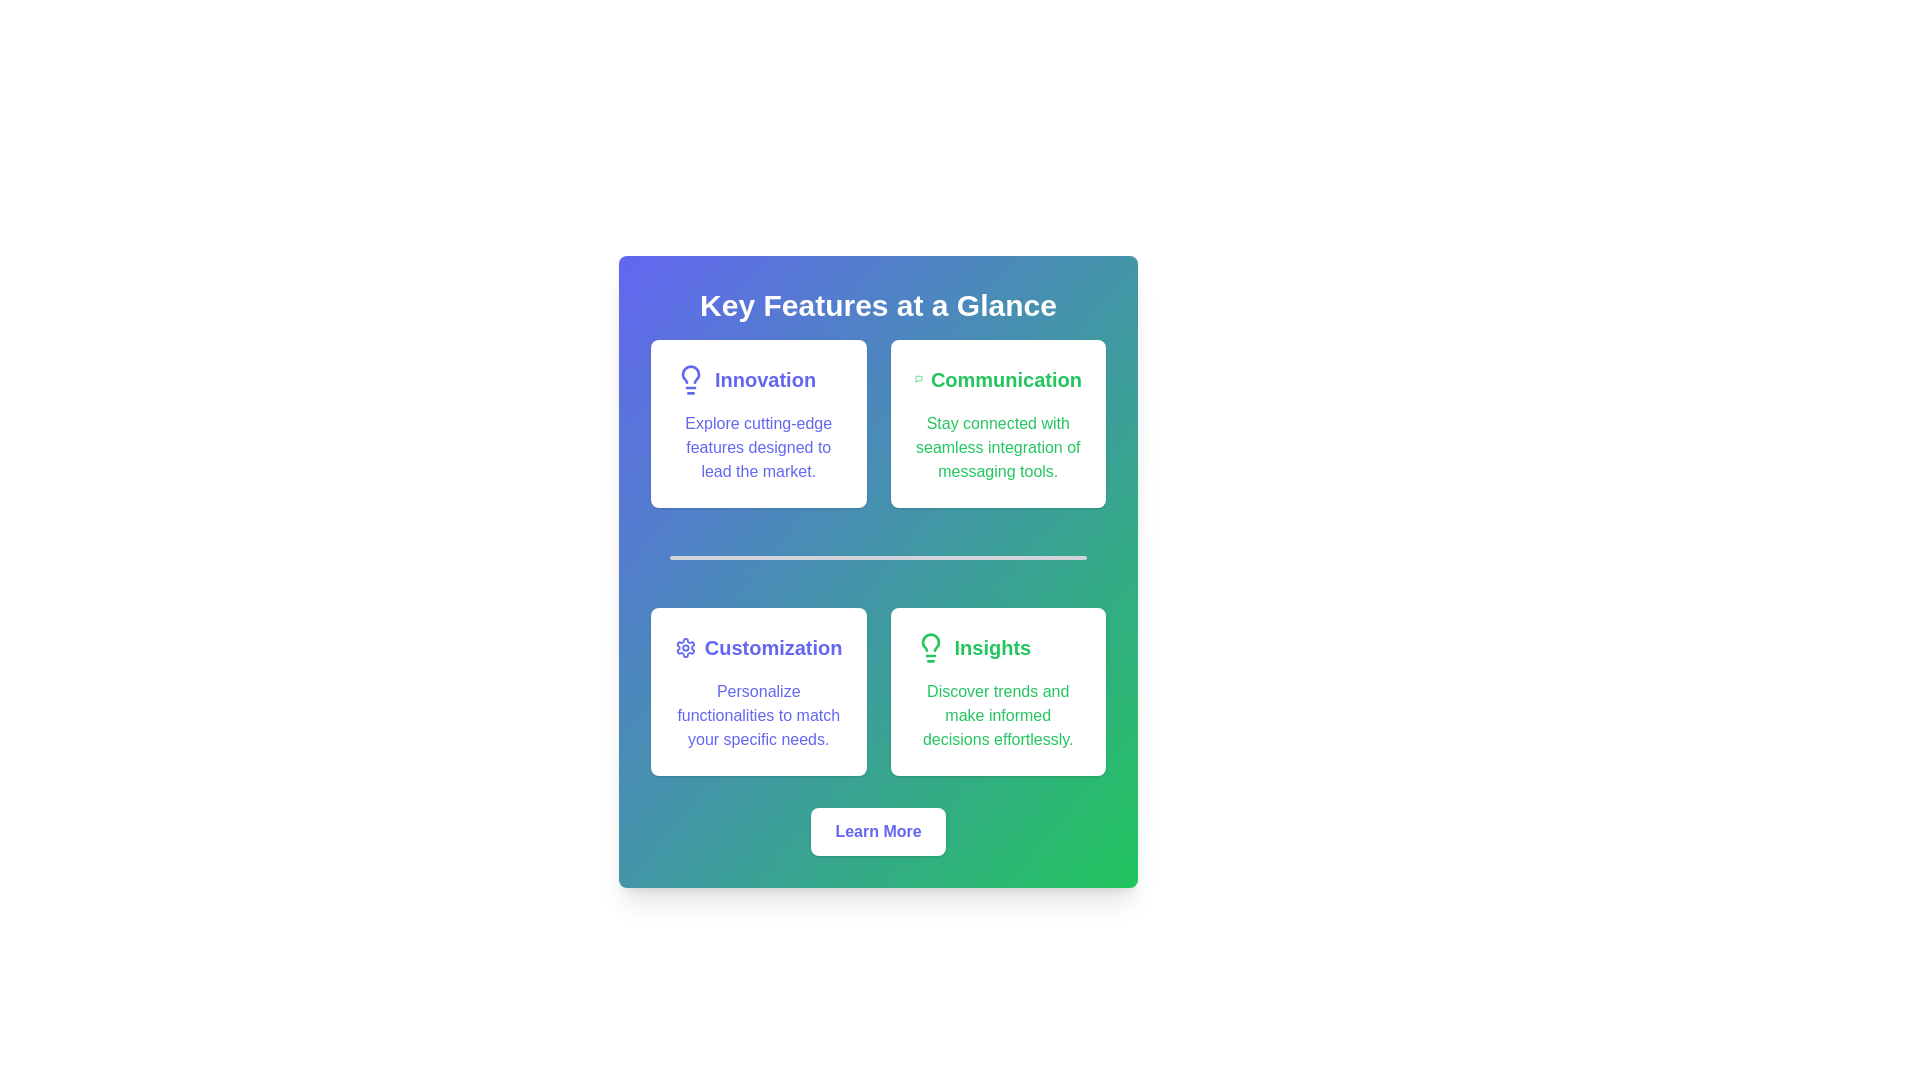  I want to click on the text element with the headline 'Innovation', located beneath 'Key Features at a Glance' and to the right of a light bulb icon, so click(764, 380).